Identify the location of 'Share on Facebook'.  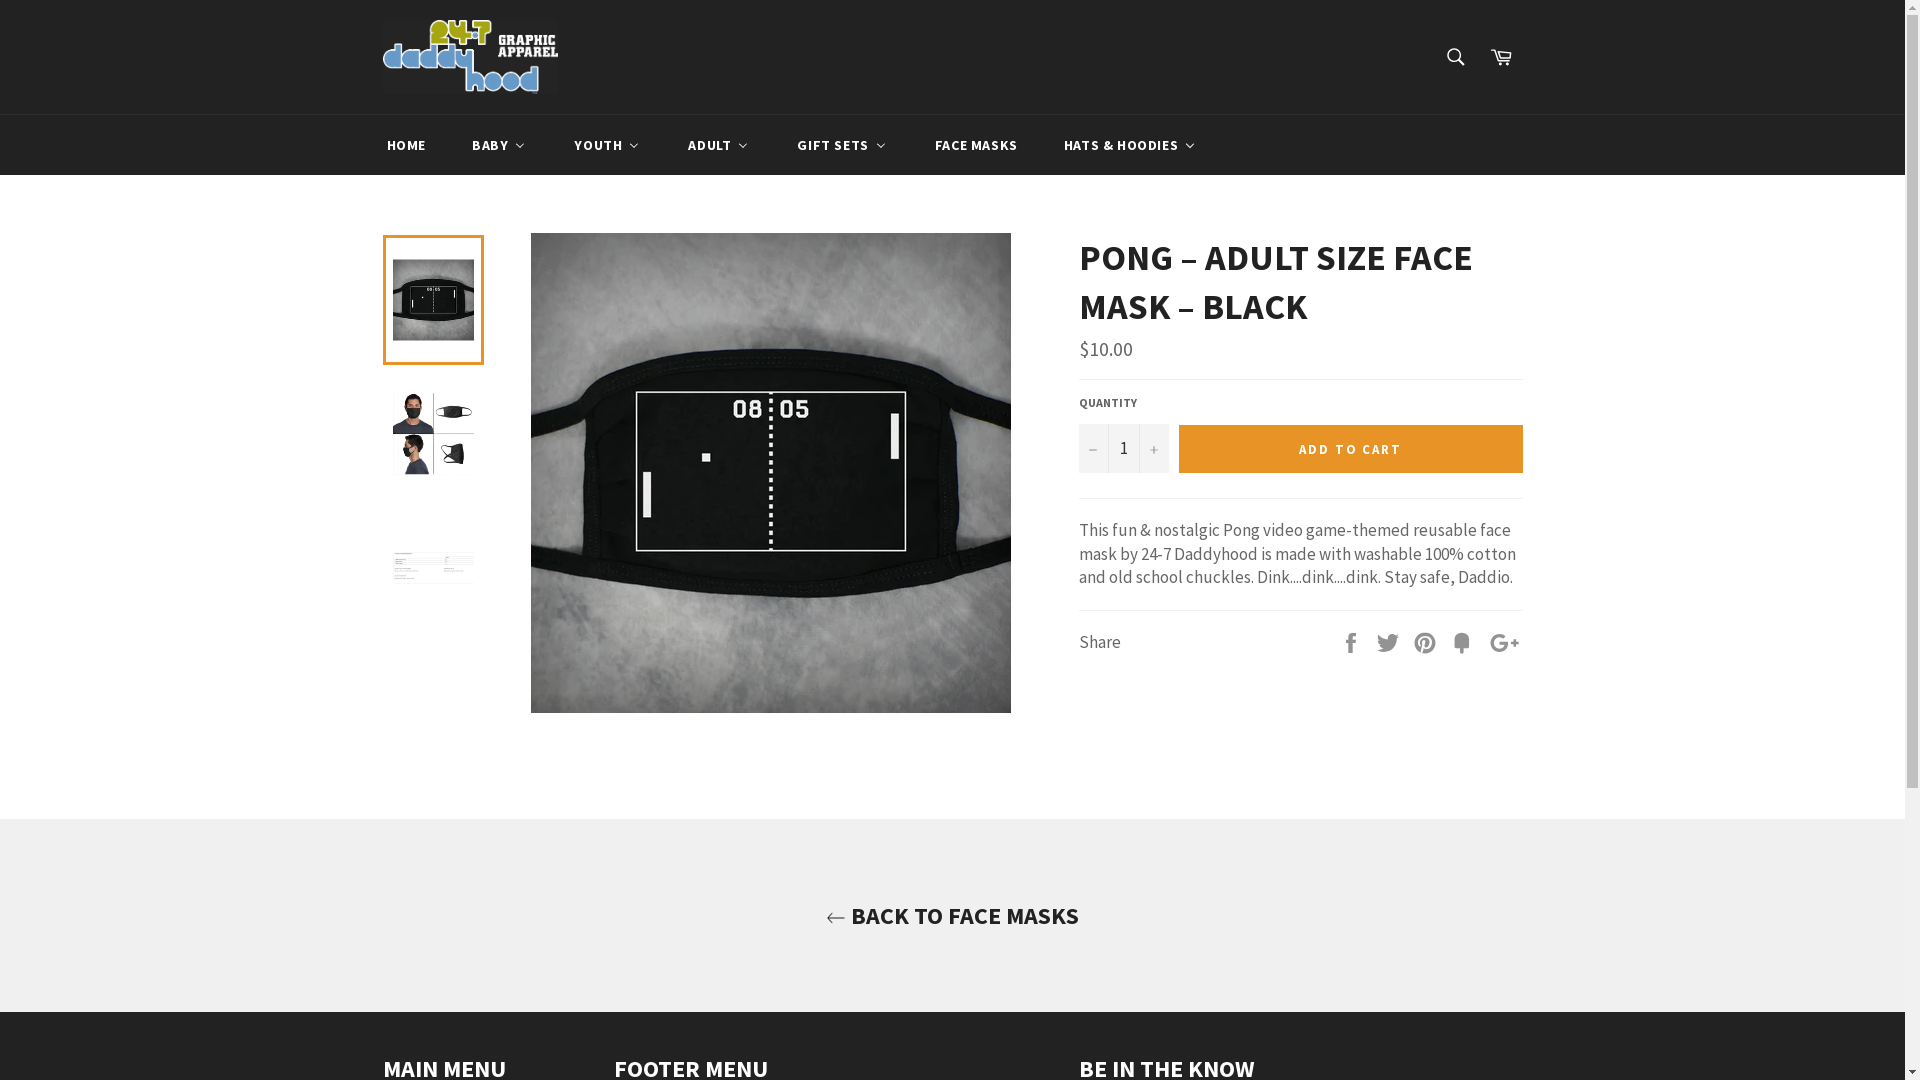
(1352, 641).